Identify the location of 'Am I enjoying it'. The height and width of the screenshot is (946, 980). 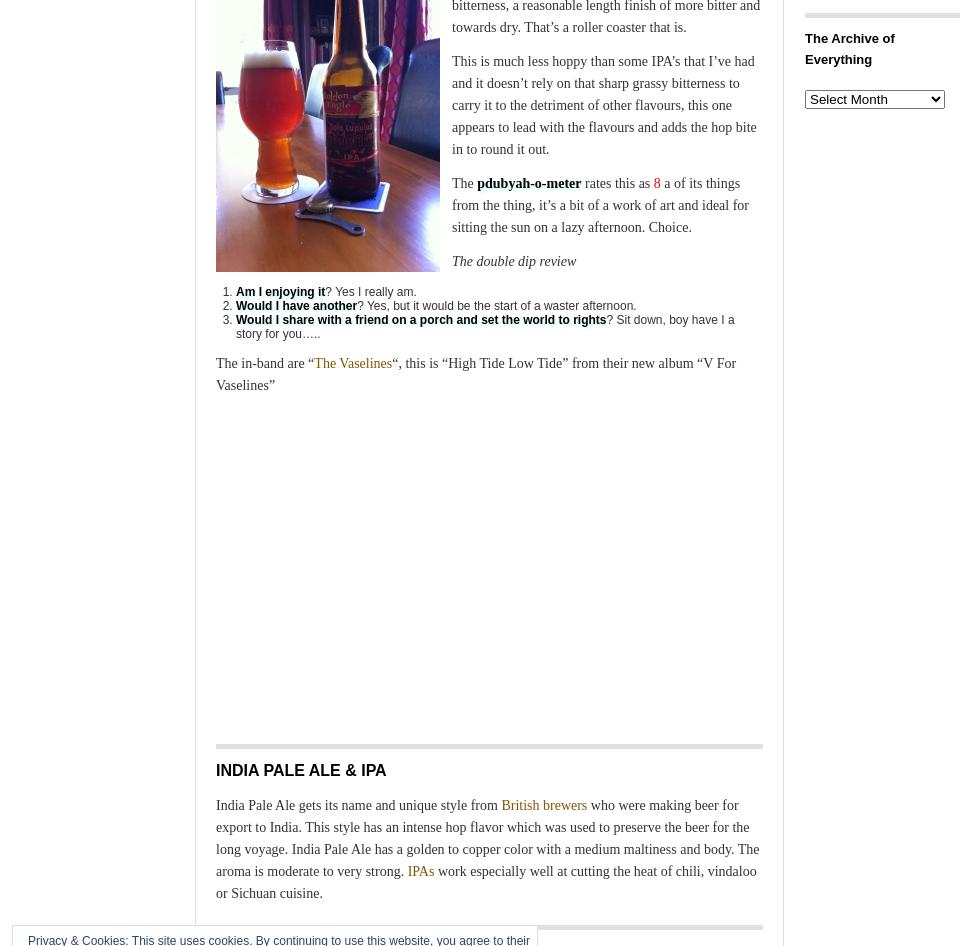
(280, 291).